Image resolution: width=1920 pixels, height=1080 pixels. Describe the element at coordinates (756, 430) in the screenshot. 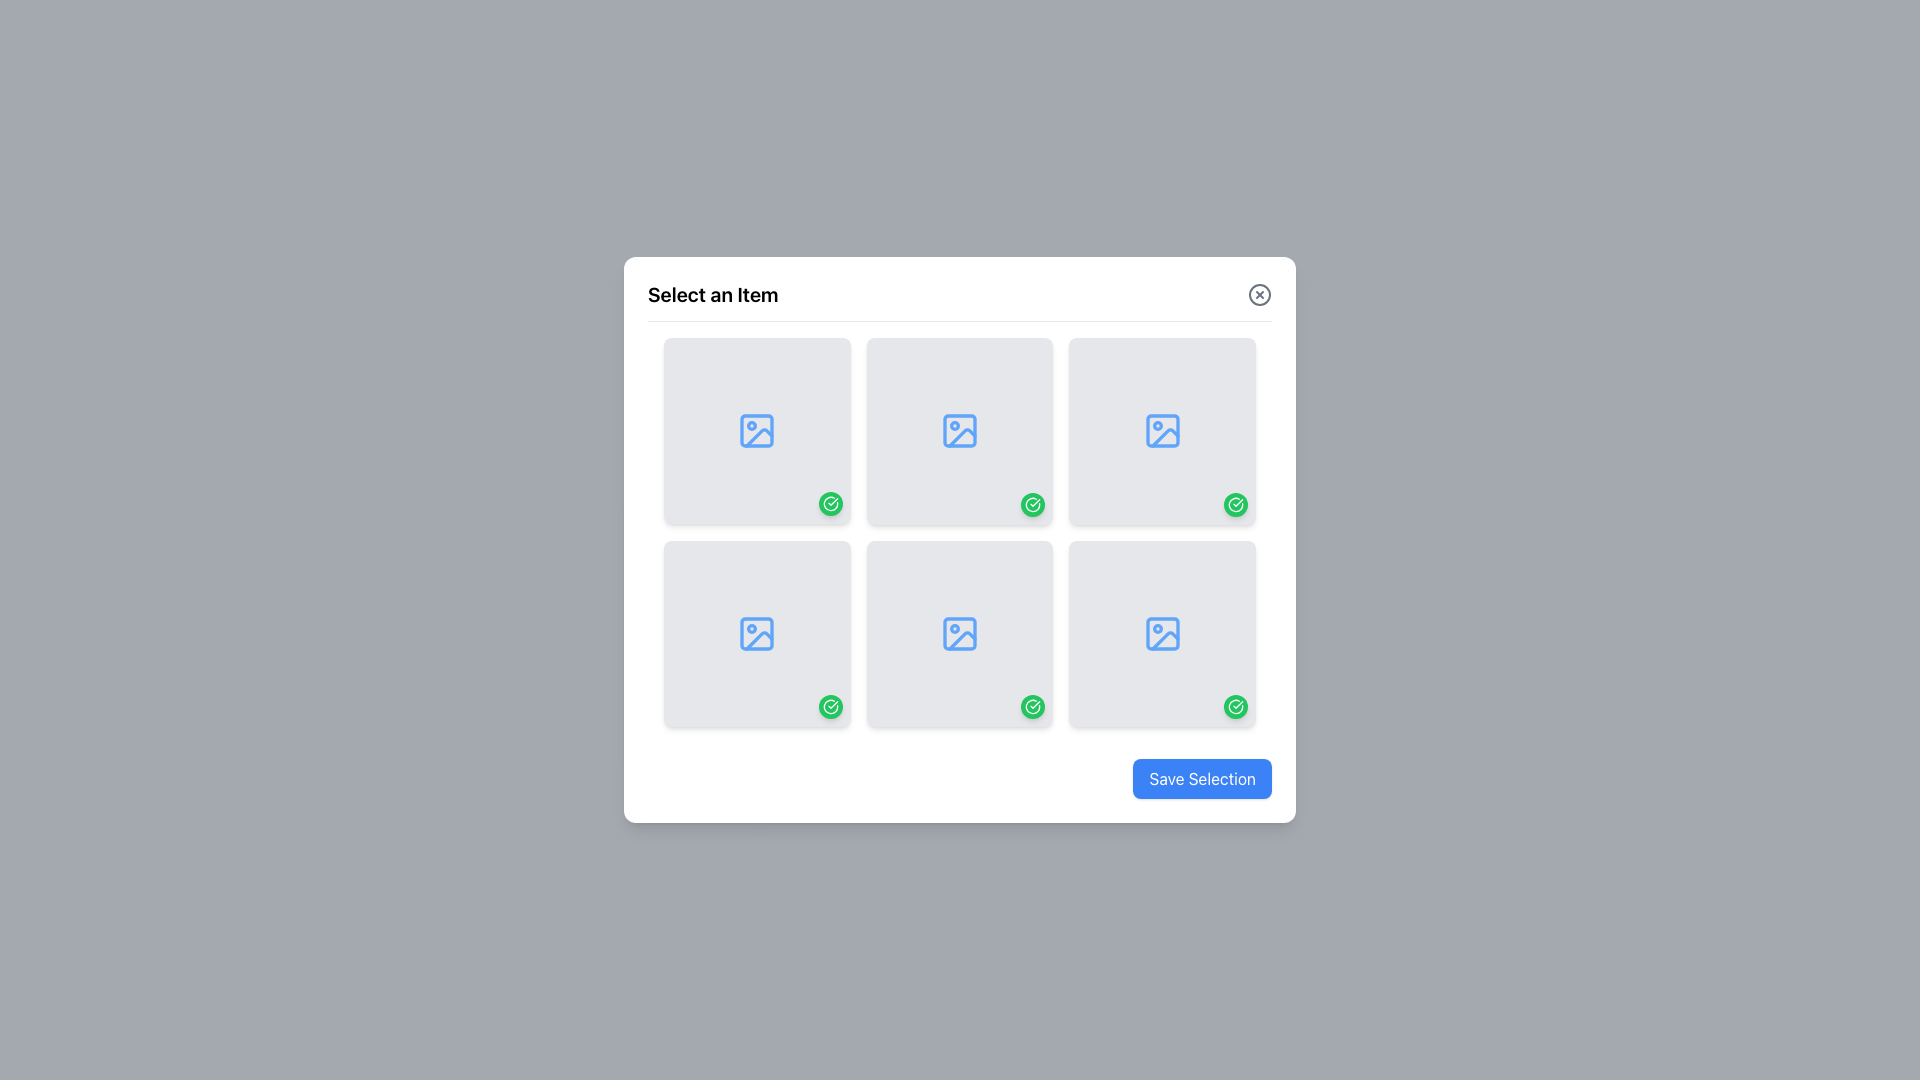

I see `the graphical icon representing an image within the first tile of the grid layout` at that location.